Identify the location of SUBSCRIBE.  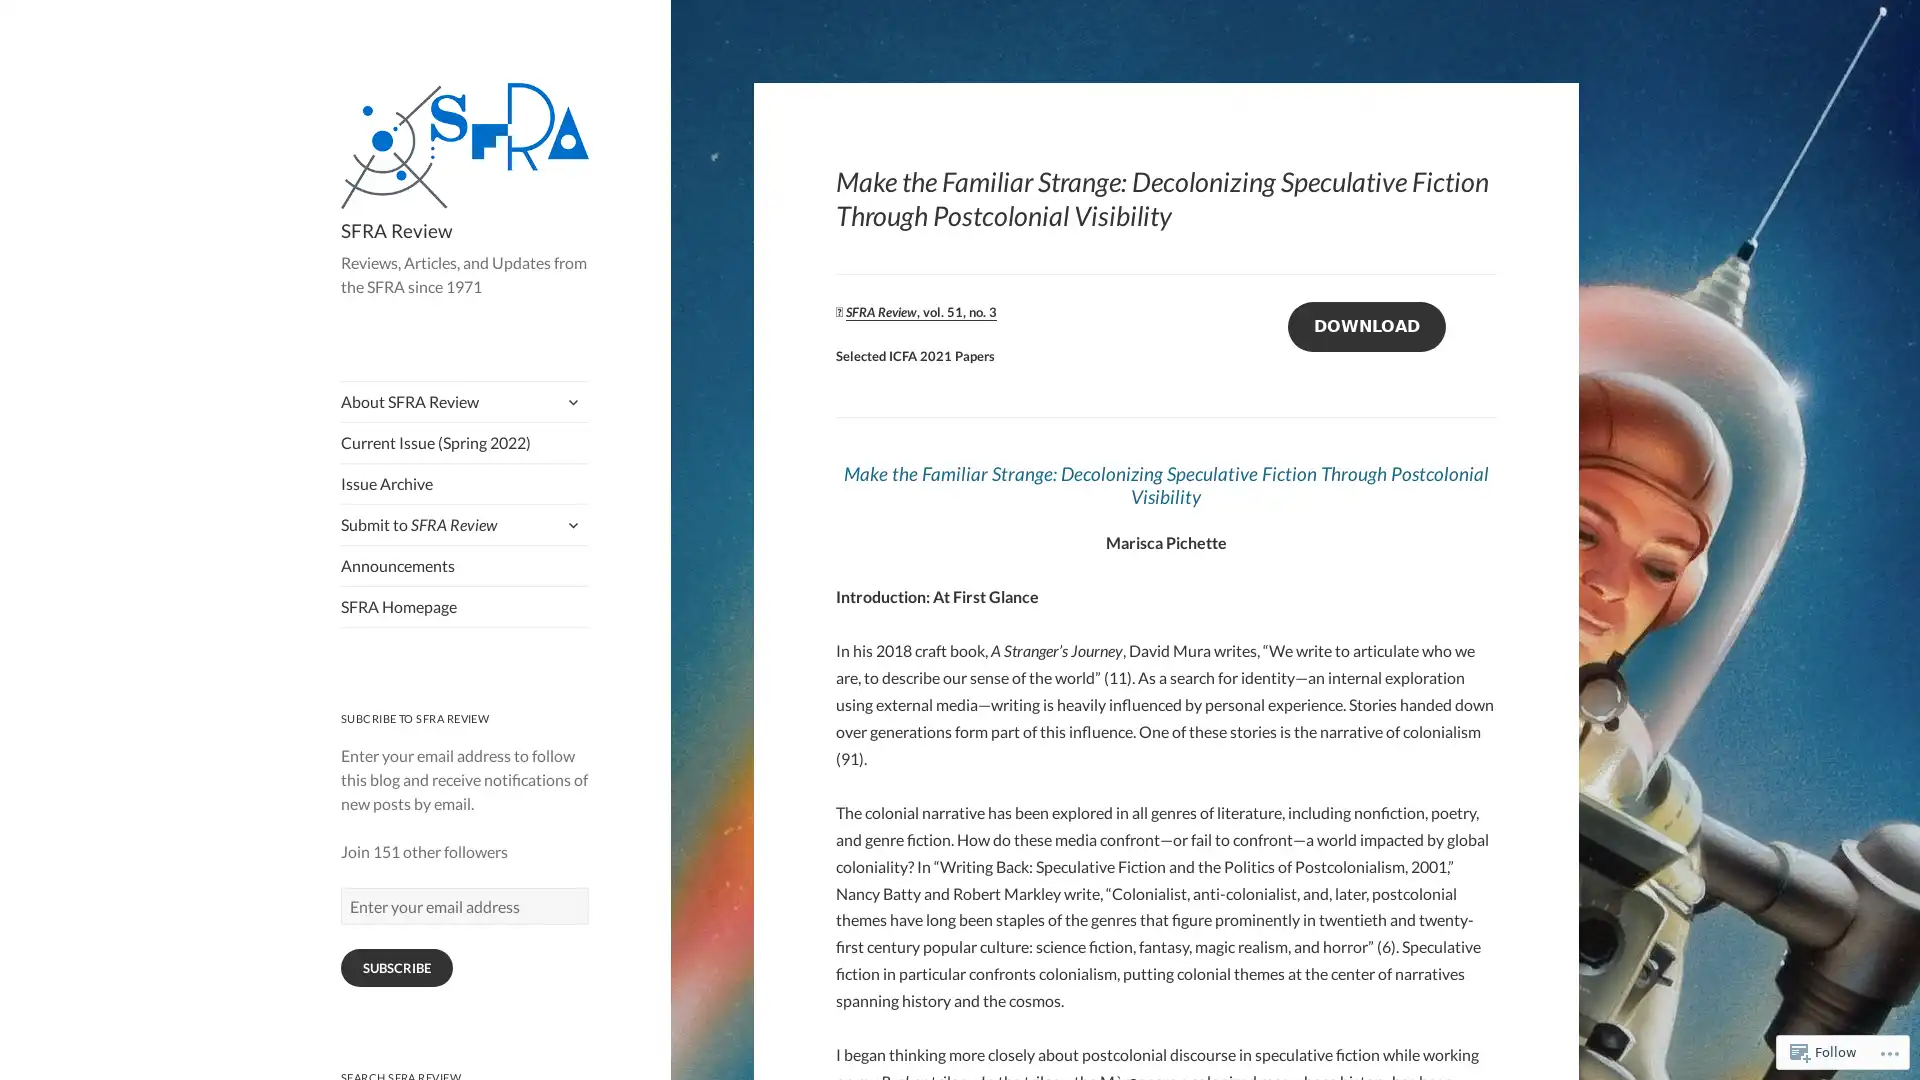
(396, 967).